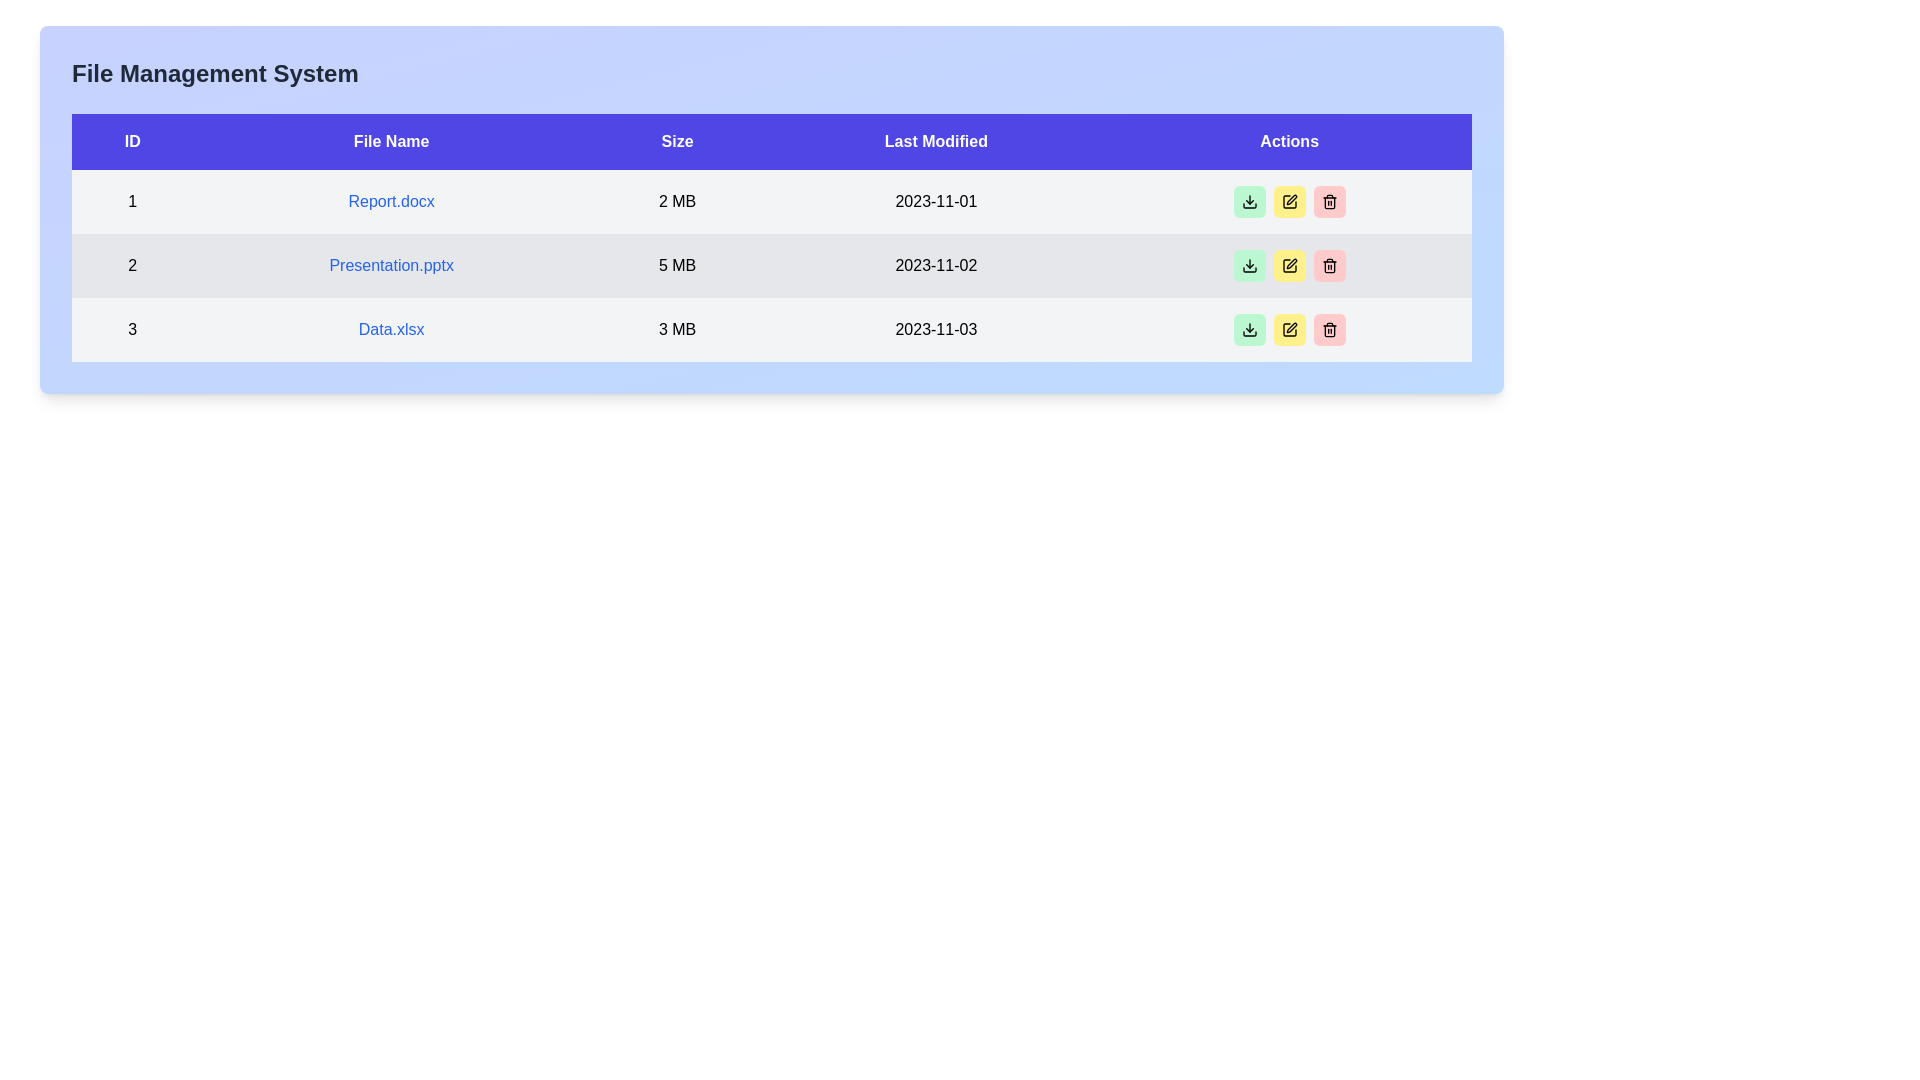 Image resolution: width=1920 pixels, height=1080 pixels. Describe the element at coordinates (1289, 329) in the screenshot. I see `the second button in the 'Actions' group for the file 'Data.xlsx' to change its appearance` at that location.